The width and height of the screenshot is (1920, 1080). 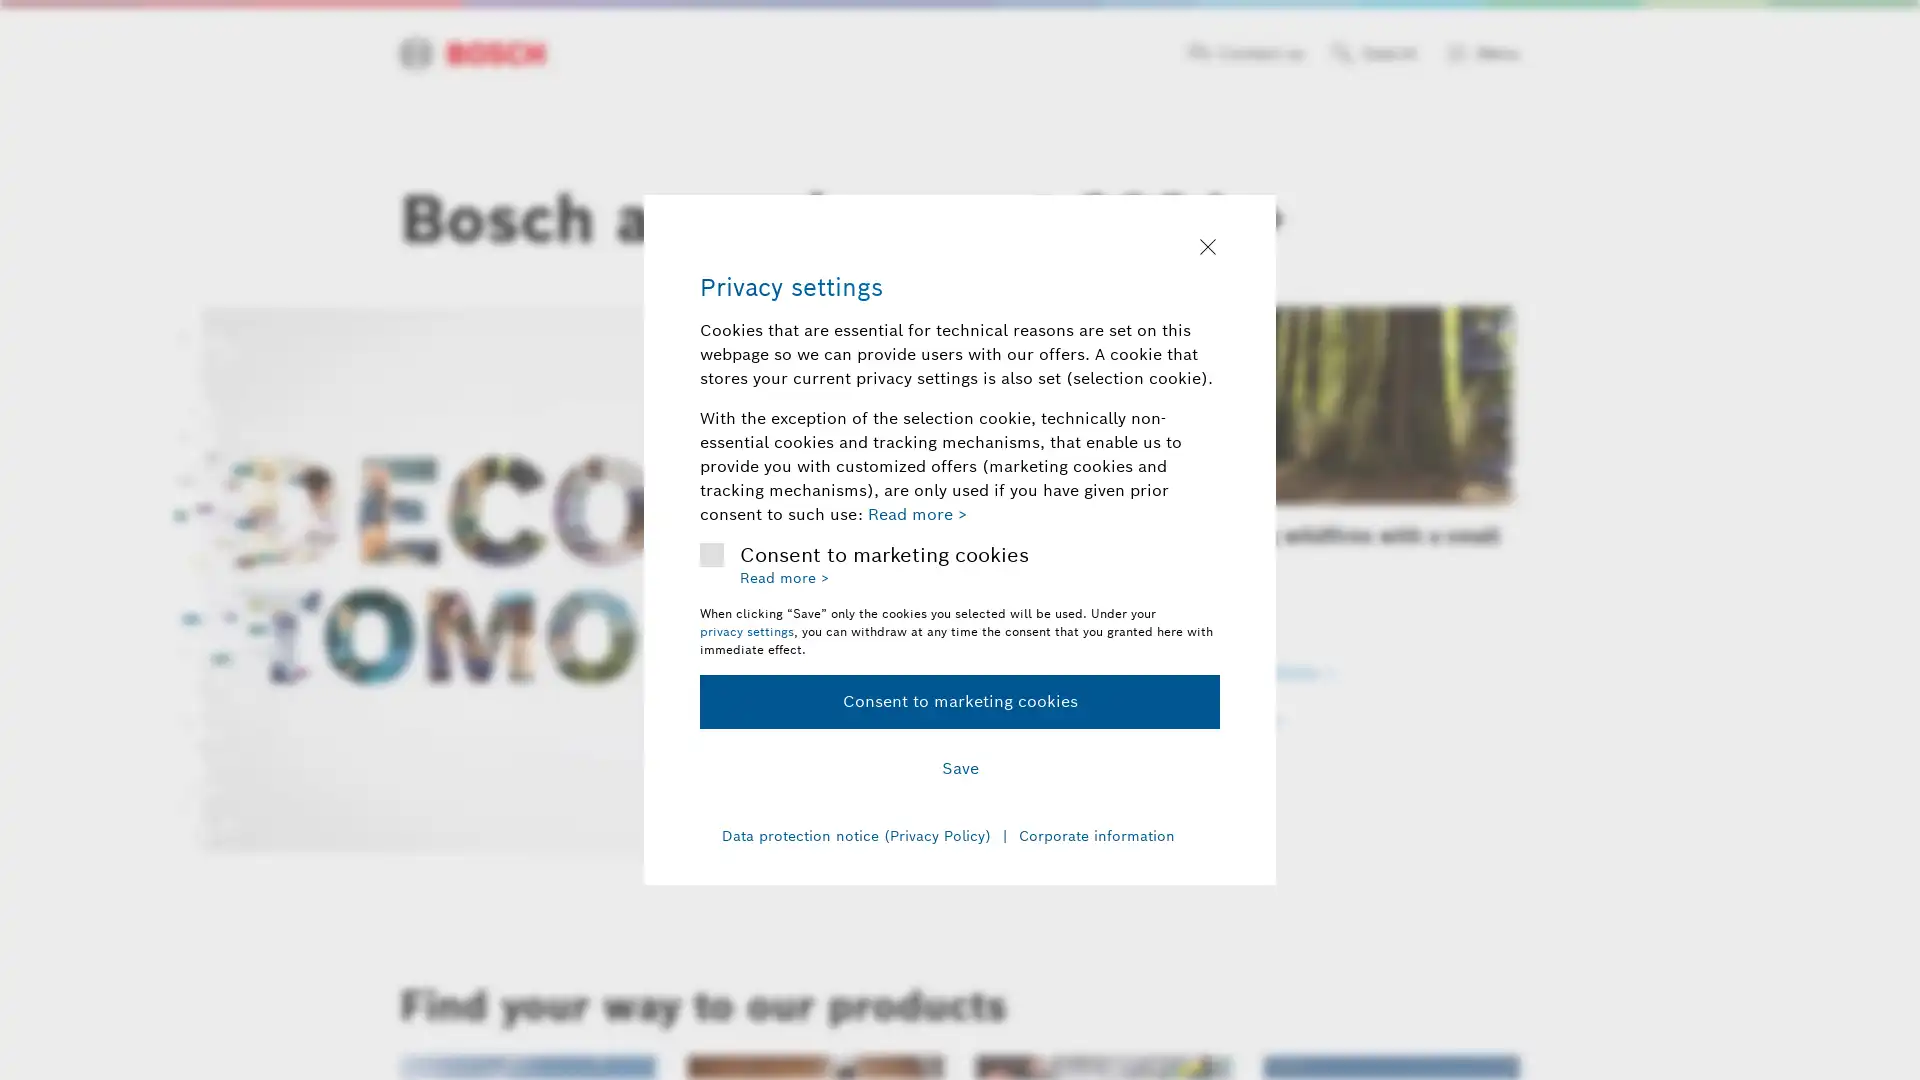 What do you see at coordinates (1373, 53) in the screenshot?
I see `Search` at bounding box center [1373, 53].